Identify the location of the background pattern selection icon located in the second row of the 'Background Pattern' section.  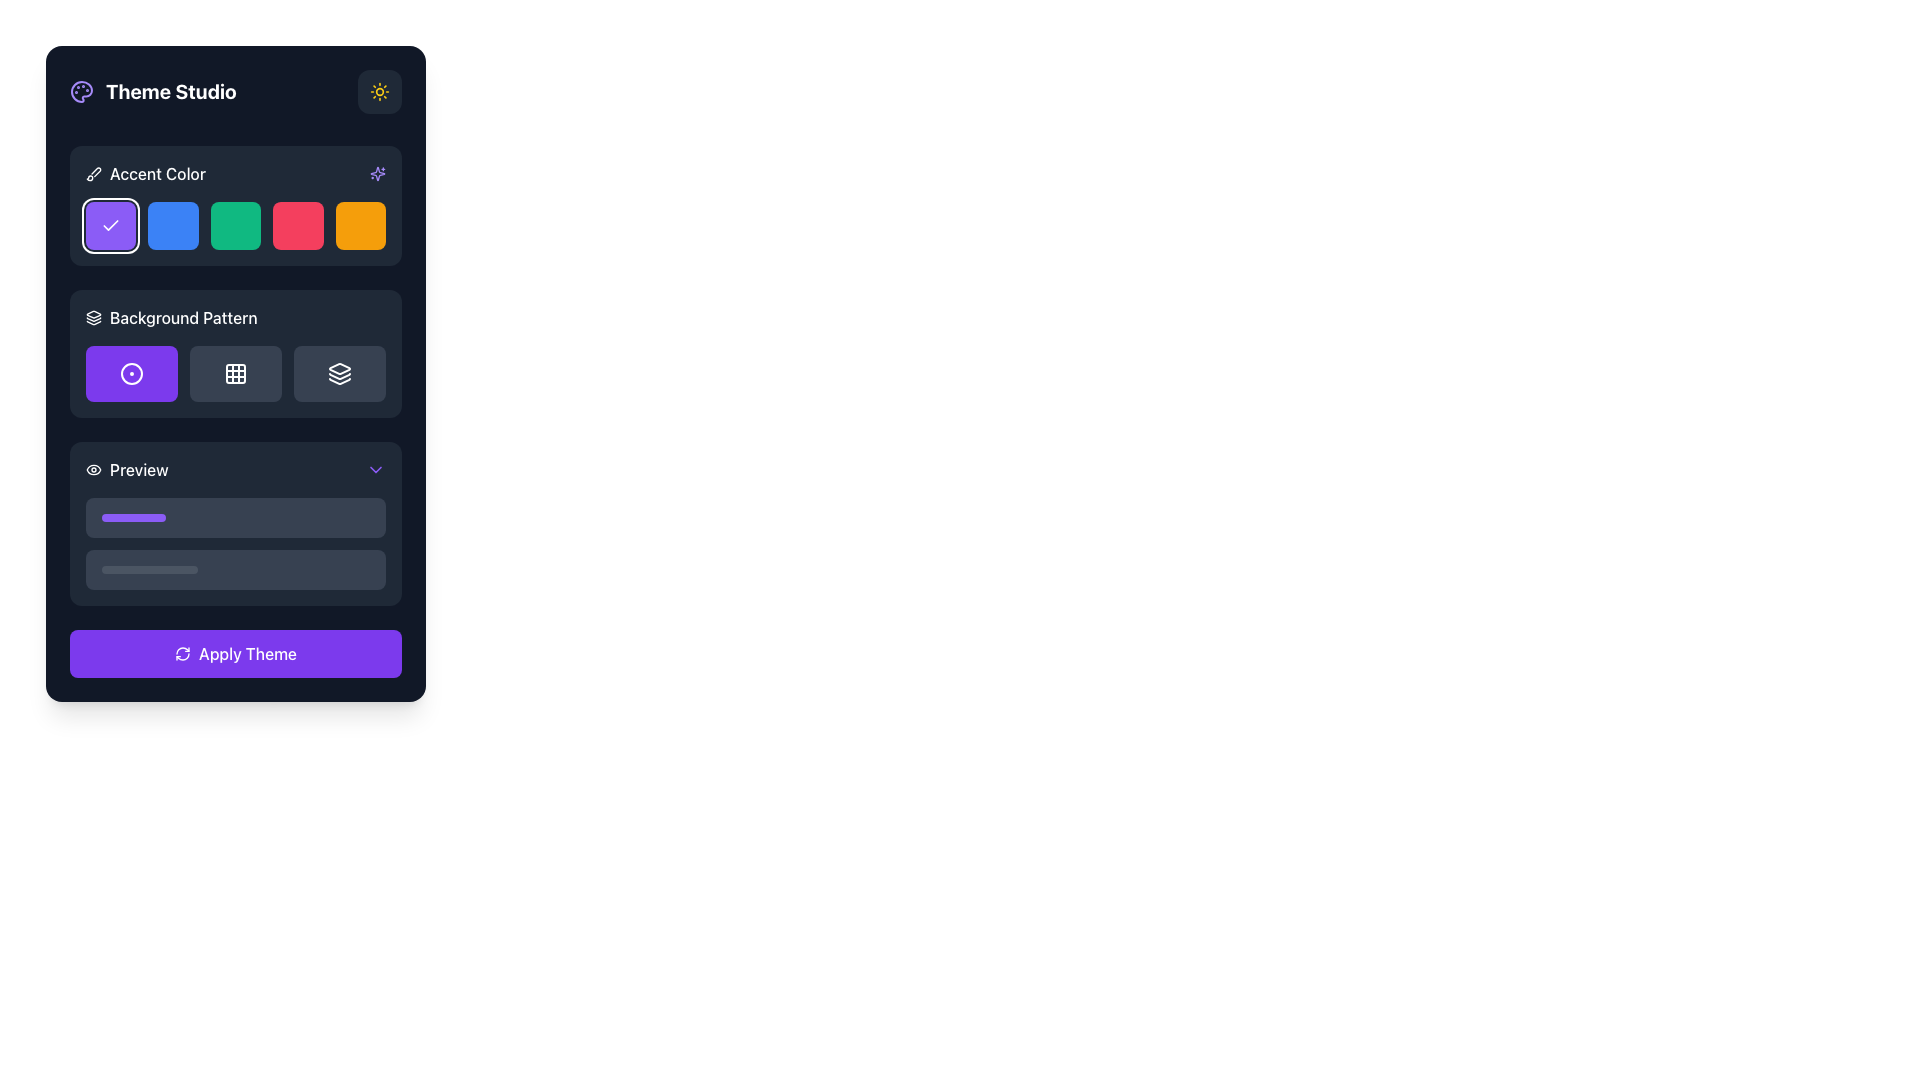
(340, 369).